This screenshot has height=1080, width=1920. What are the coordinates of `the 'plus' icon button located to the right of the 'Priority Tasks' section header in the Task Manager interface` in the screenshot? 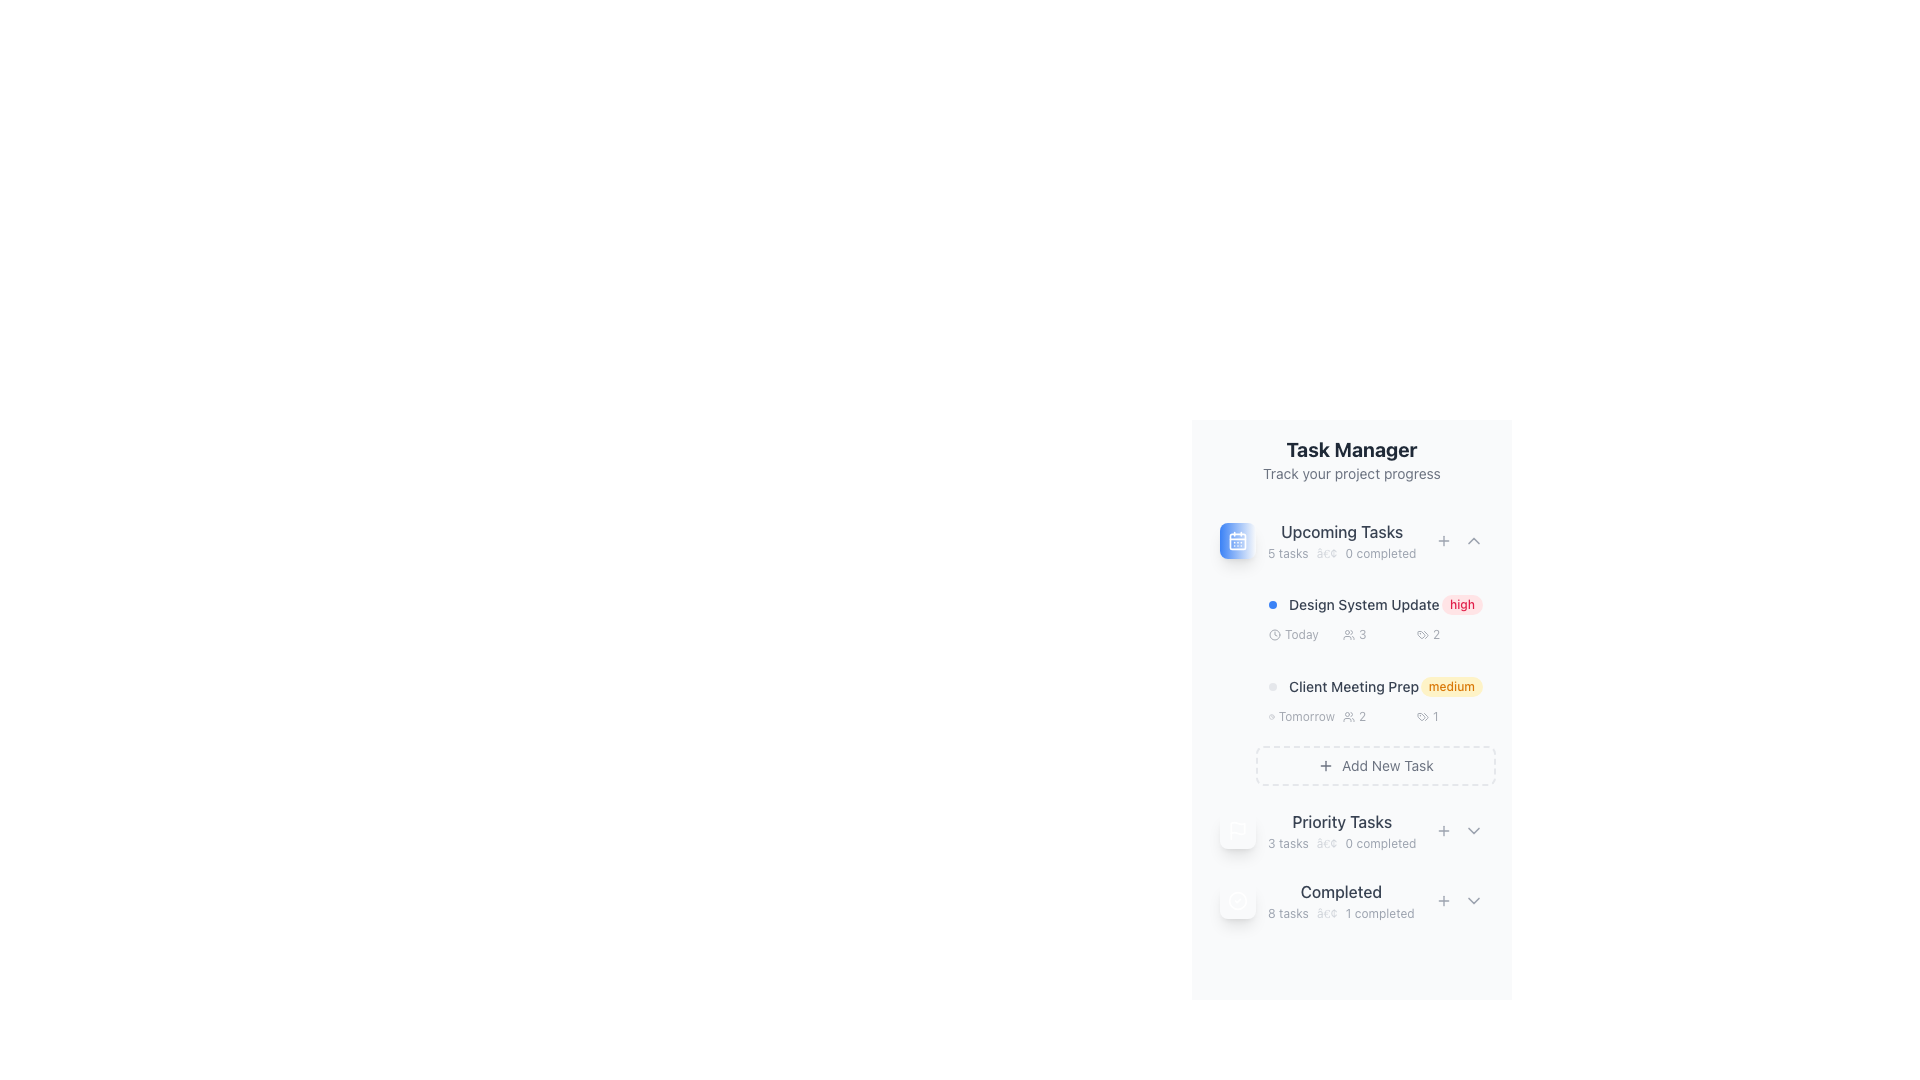 It's located at (1444, 830).